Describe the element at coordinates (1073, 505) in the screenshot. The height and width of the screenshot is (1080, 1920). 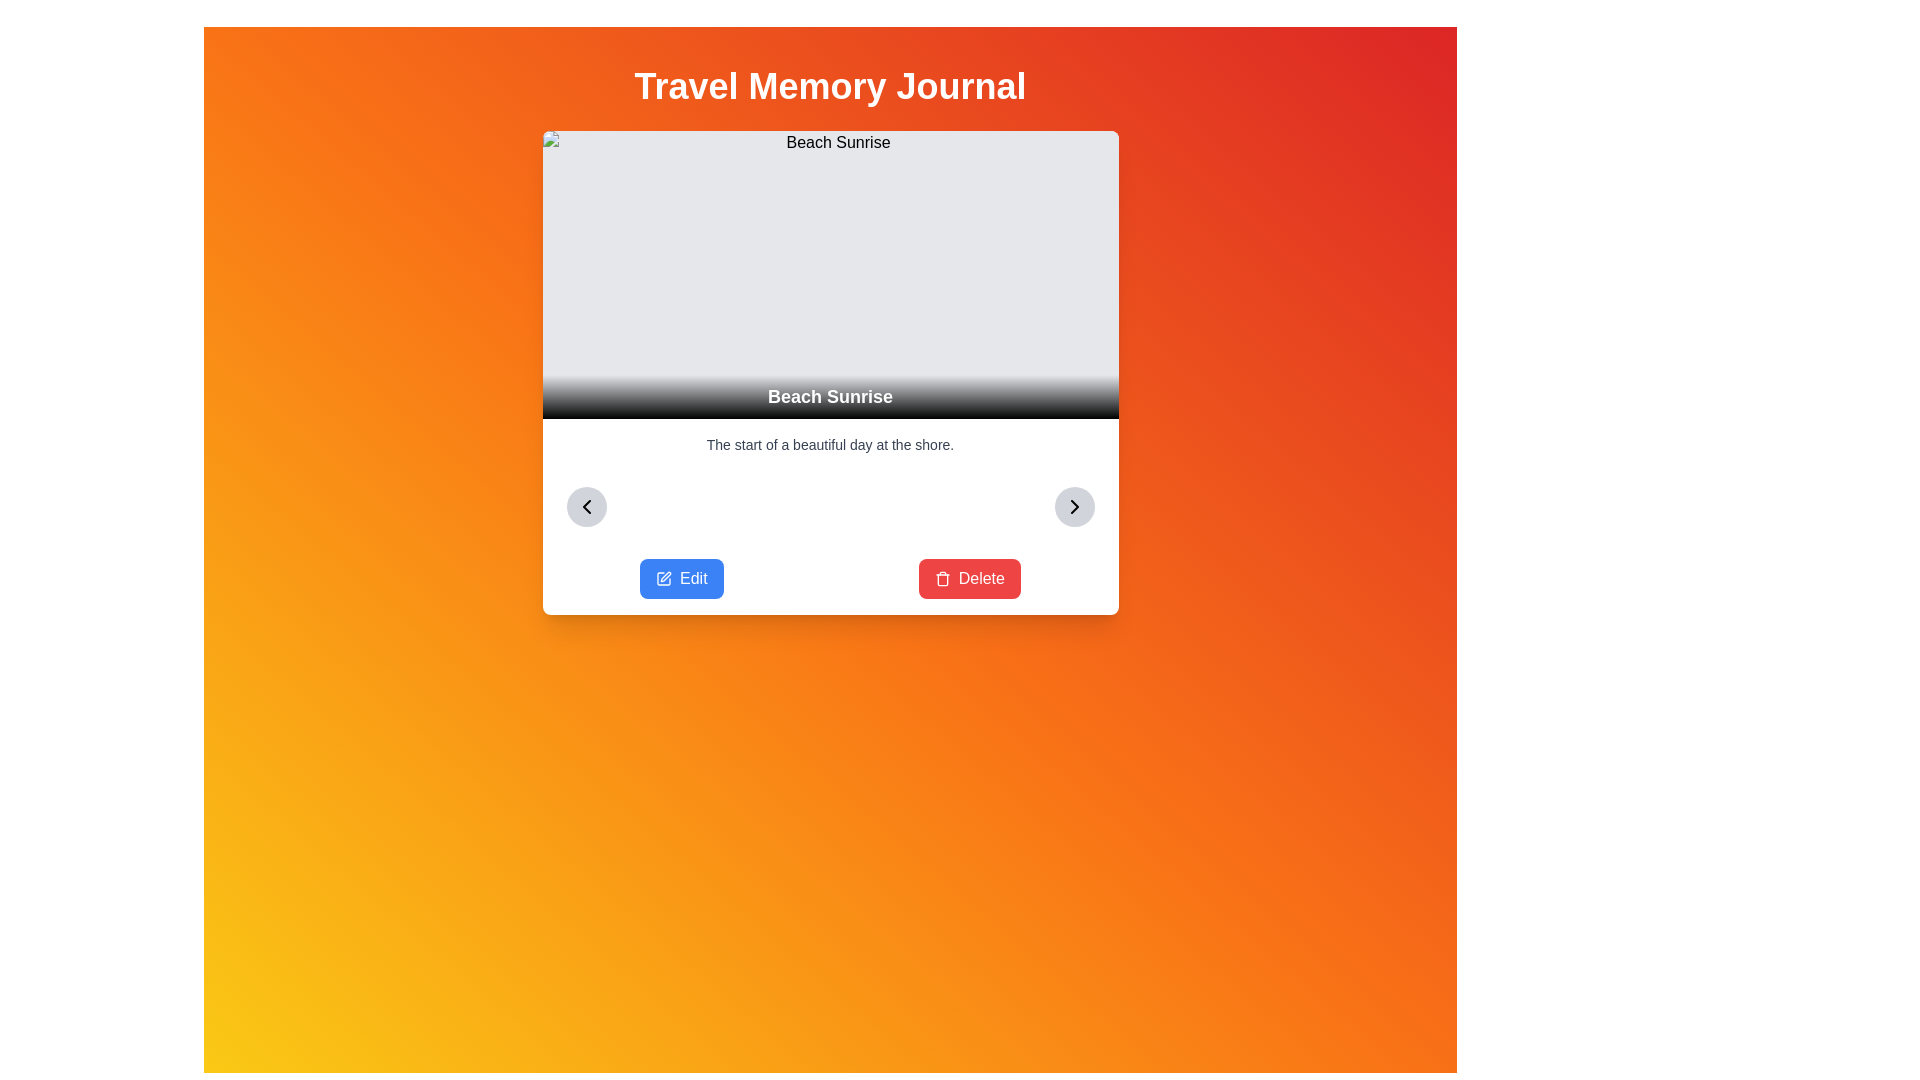
I see `the right-pointing chevron icon button located in the bottom-right corner of the card interface` at that location.